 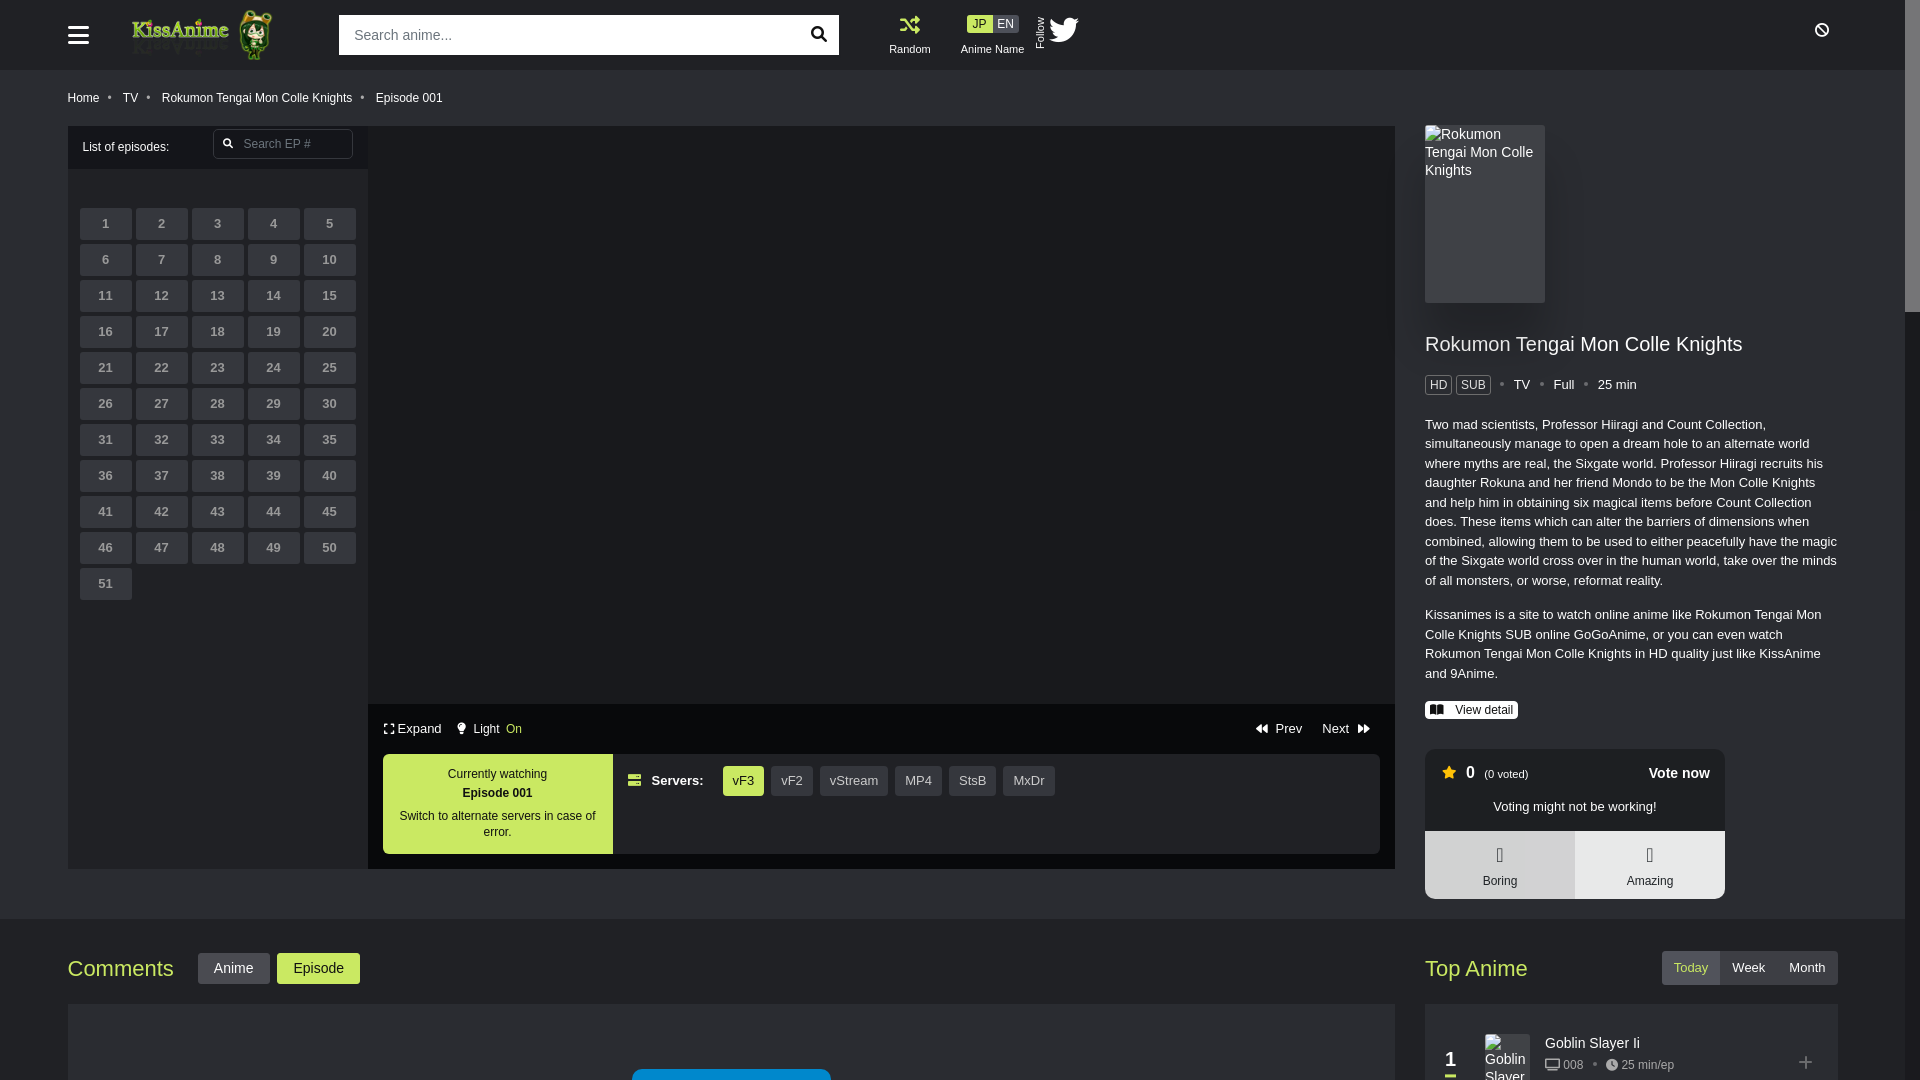 I want to click on '35', so click(x=302, y=438).